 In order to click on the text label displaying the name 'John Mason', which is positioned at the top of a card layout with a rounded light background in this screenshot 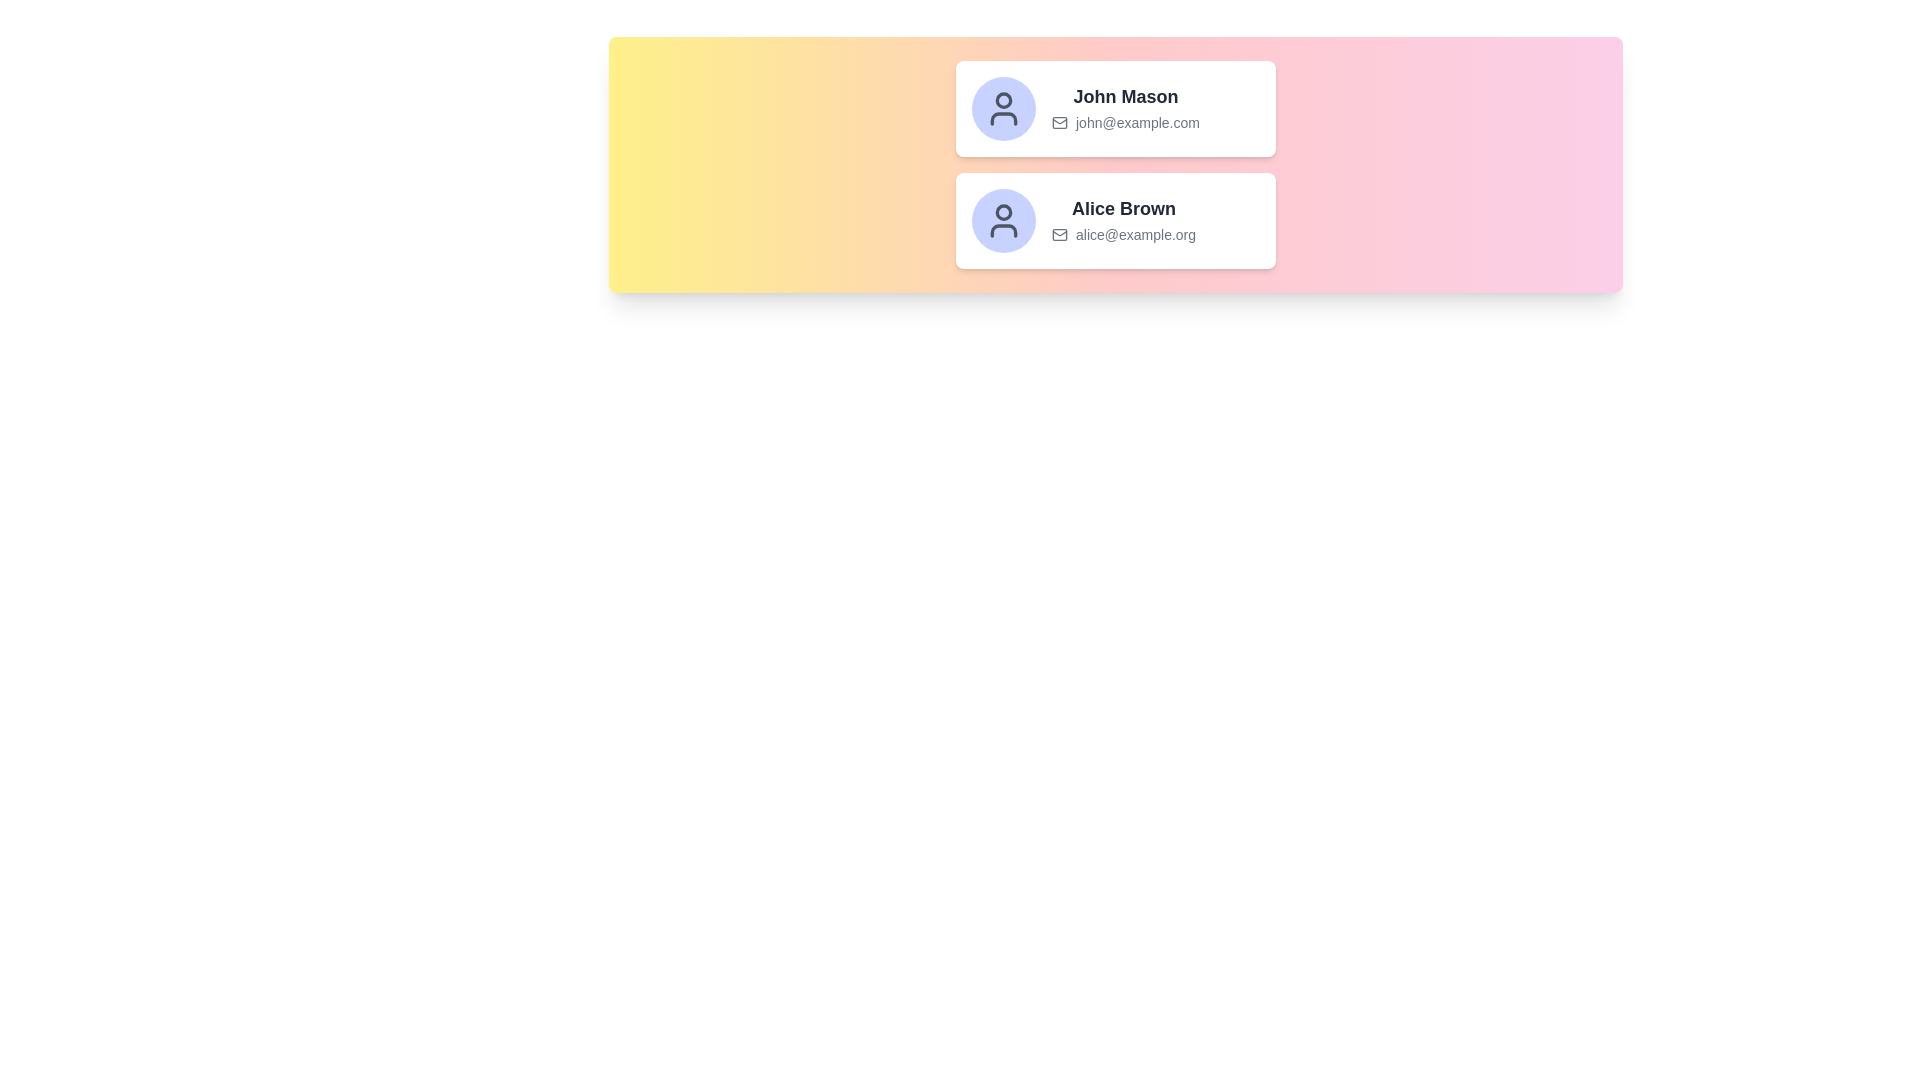, I will do `click(1125, 96)`.